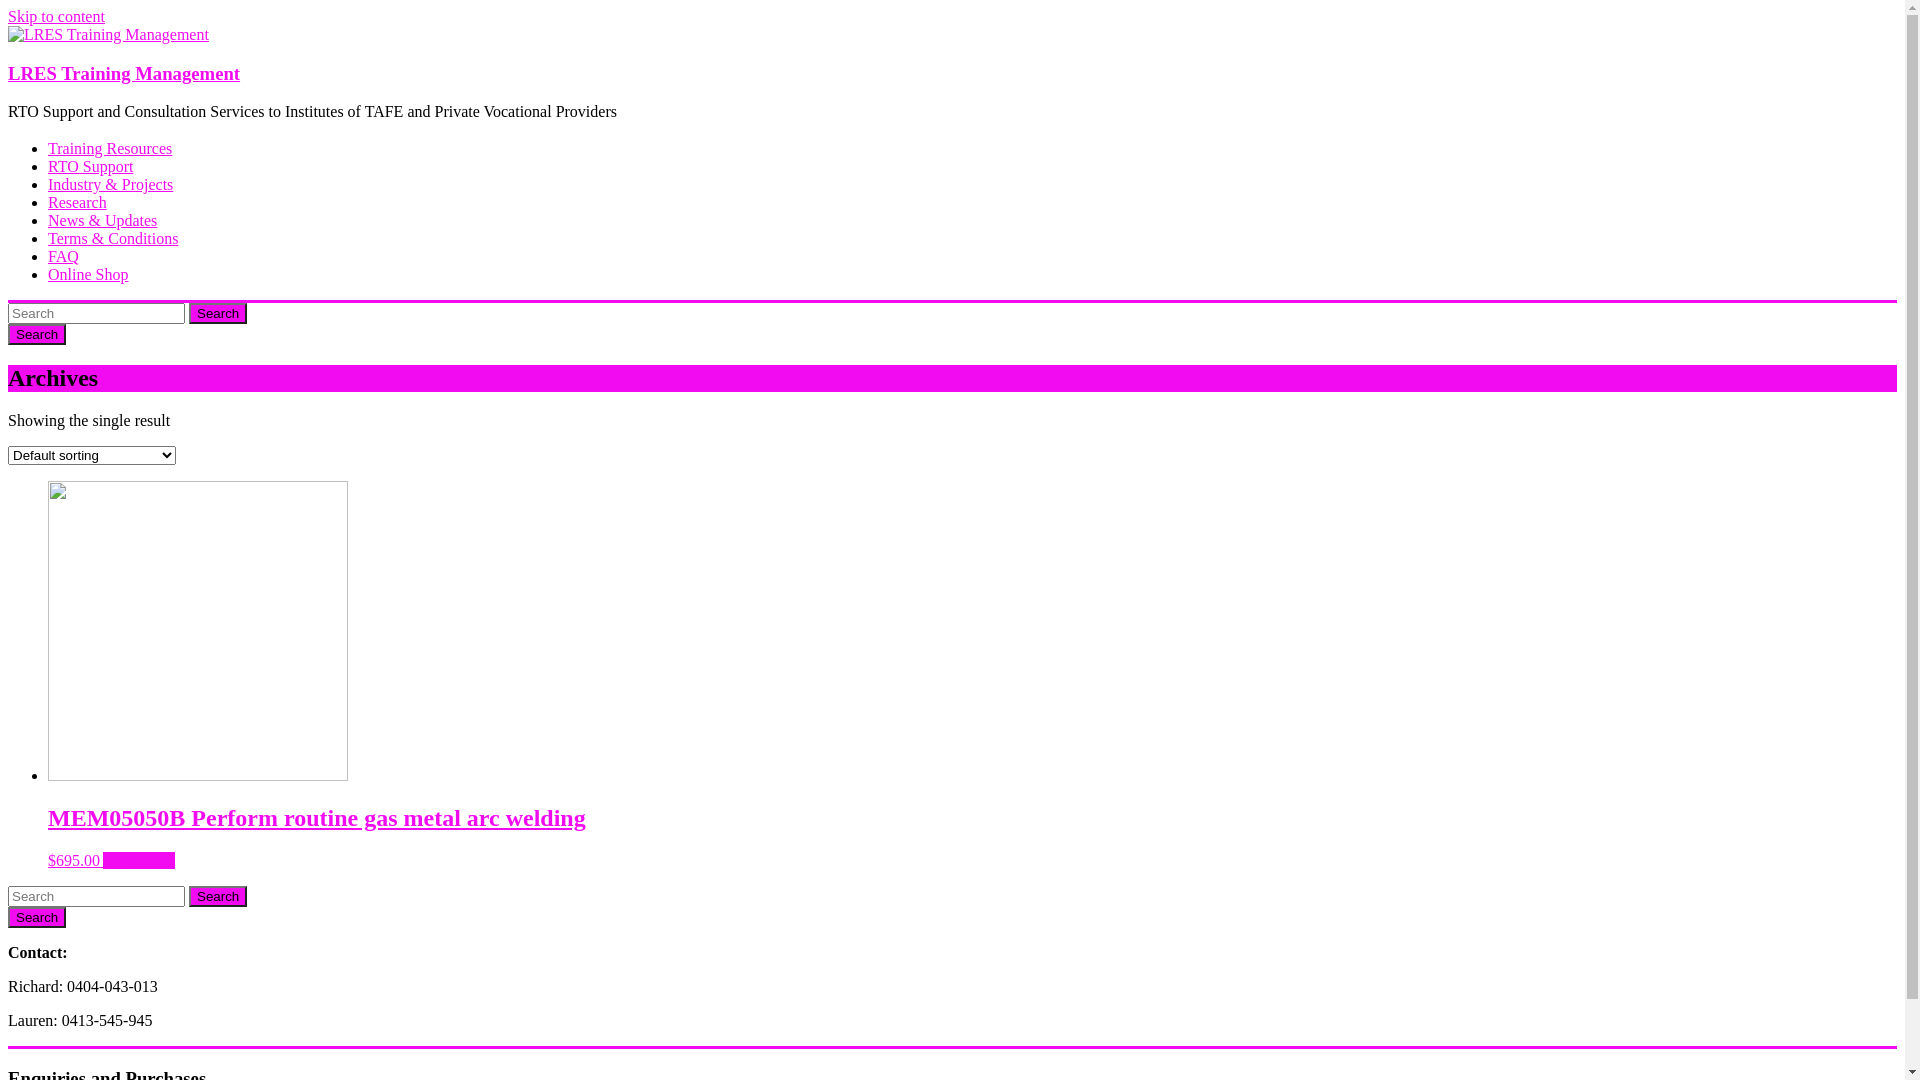  Describe the element at coordinates (48, 274) in the screenshot. I see `'Online Shop'` at that location.